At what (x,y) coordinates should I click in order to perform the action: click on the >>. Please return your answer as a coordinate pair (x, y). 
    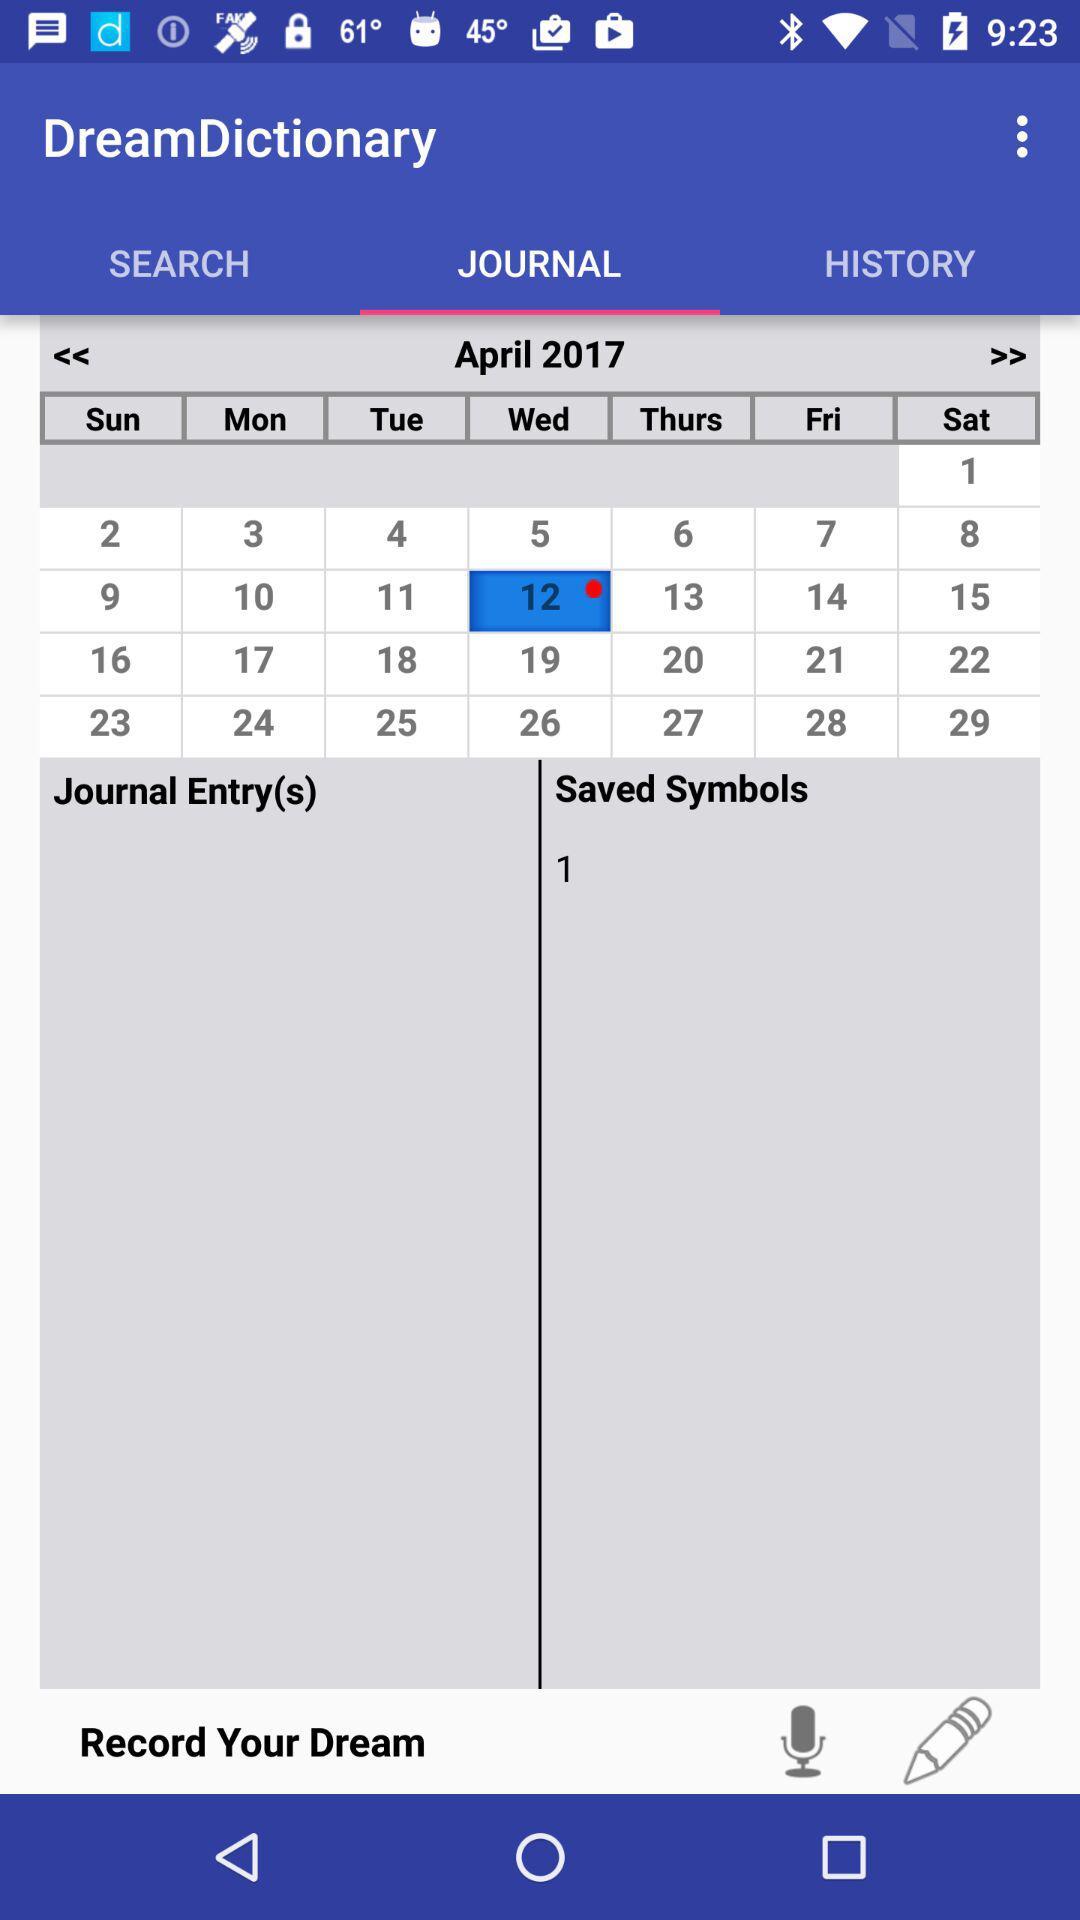
    Looking at the image, I should click on (1007, 353).